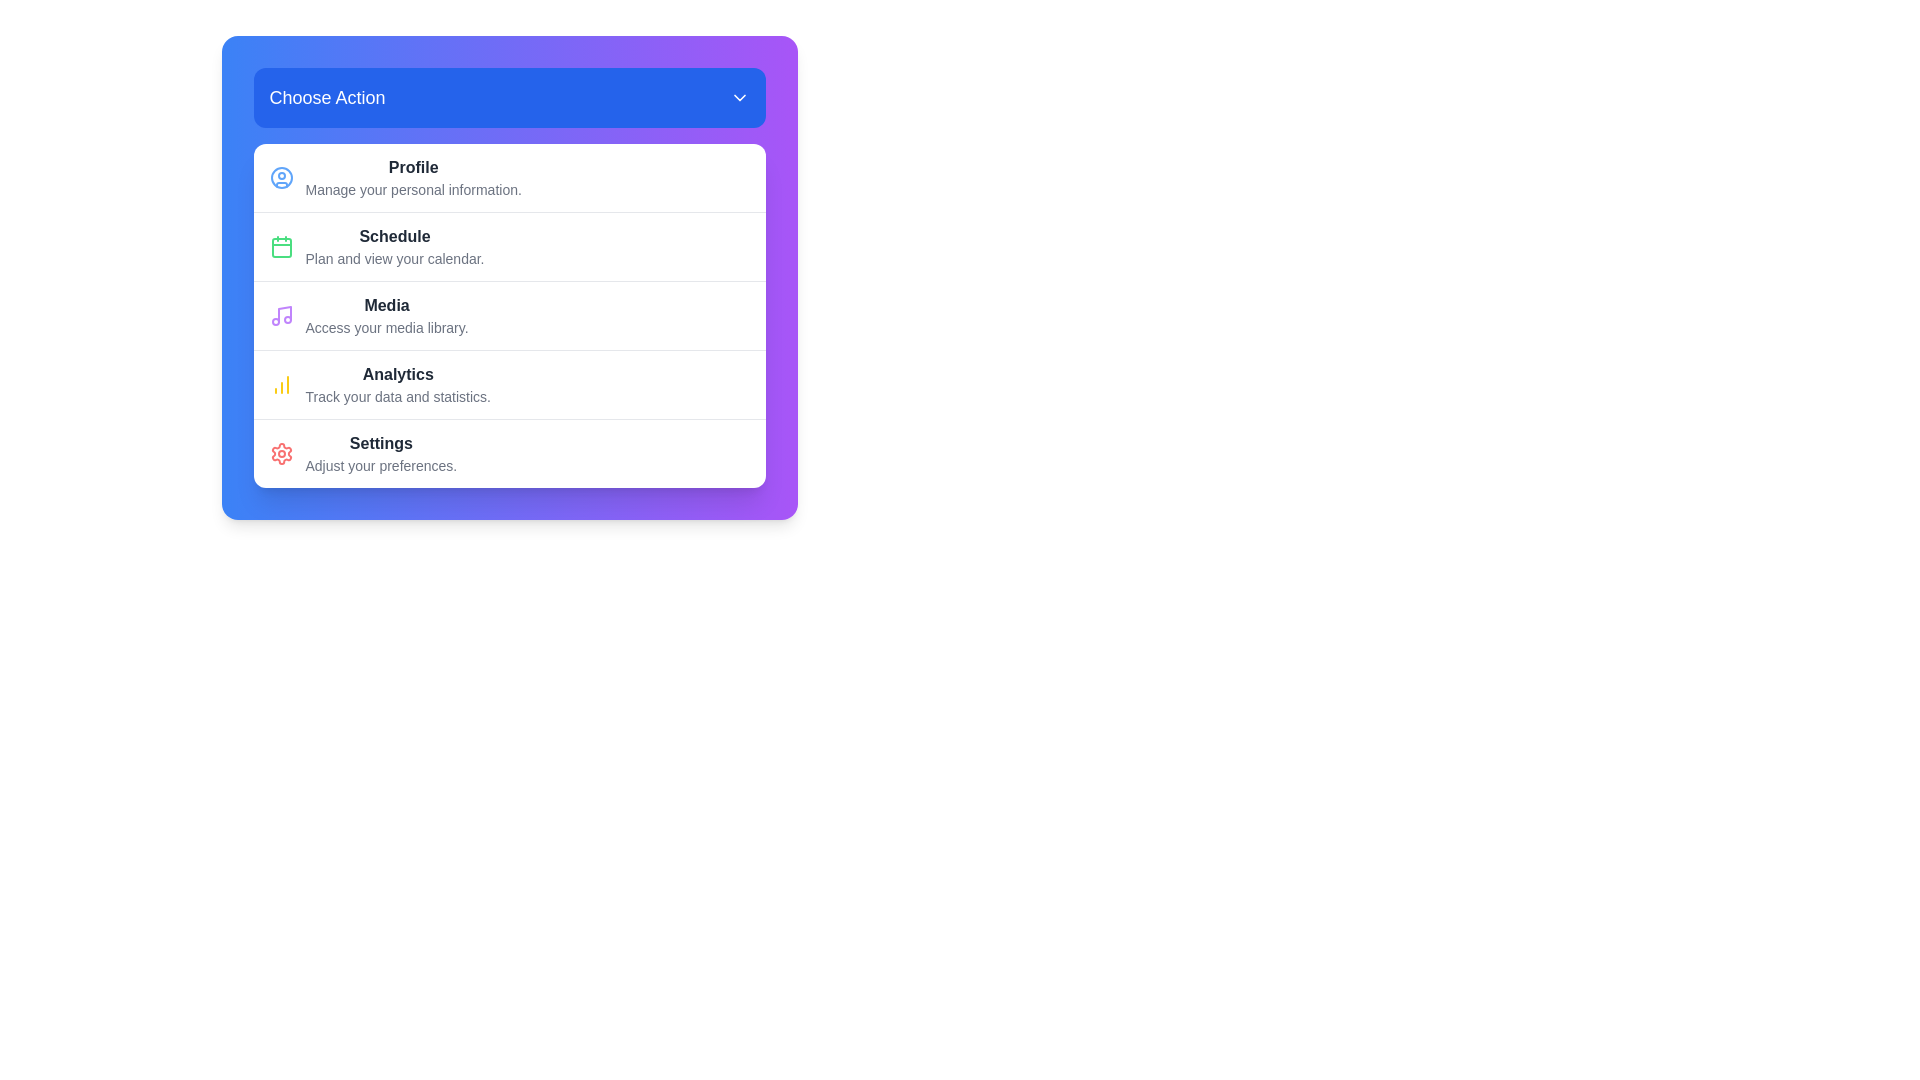 The height and width of the screenshot is (1080, 1920). What do you see at coordinates (280, 315) in the screenshot?
I see `the decorative Icon representing the 'Media' menu option, which is positioned to the left of the text label 'Media'` at bounding box center [280, 315].